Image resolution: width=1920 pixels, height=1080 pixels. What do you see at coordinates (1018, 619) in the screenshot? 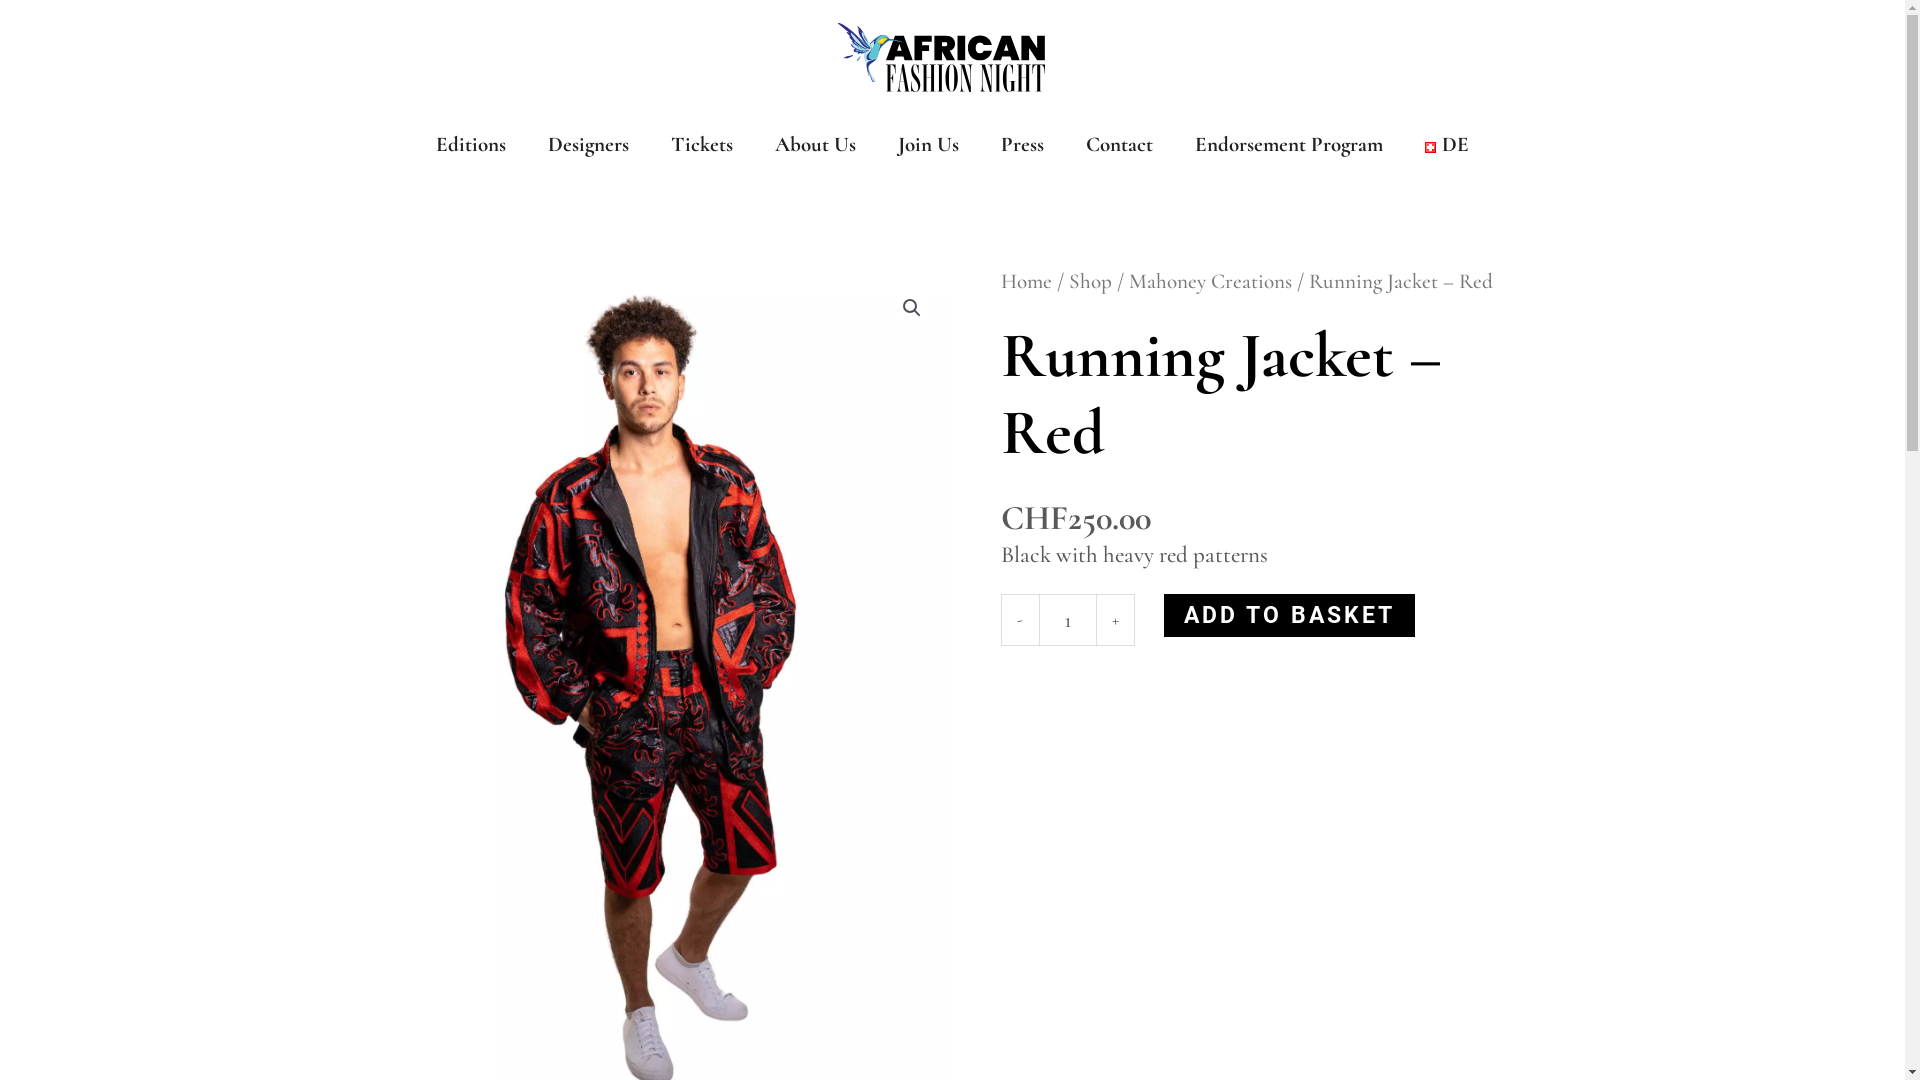
I see `'-'` at bounding box center [1018, 619].